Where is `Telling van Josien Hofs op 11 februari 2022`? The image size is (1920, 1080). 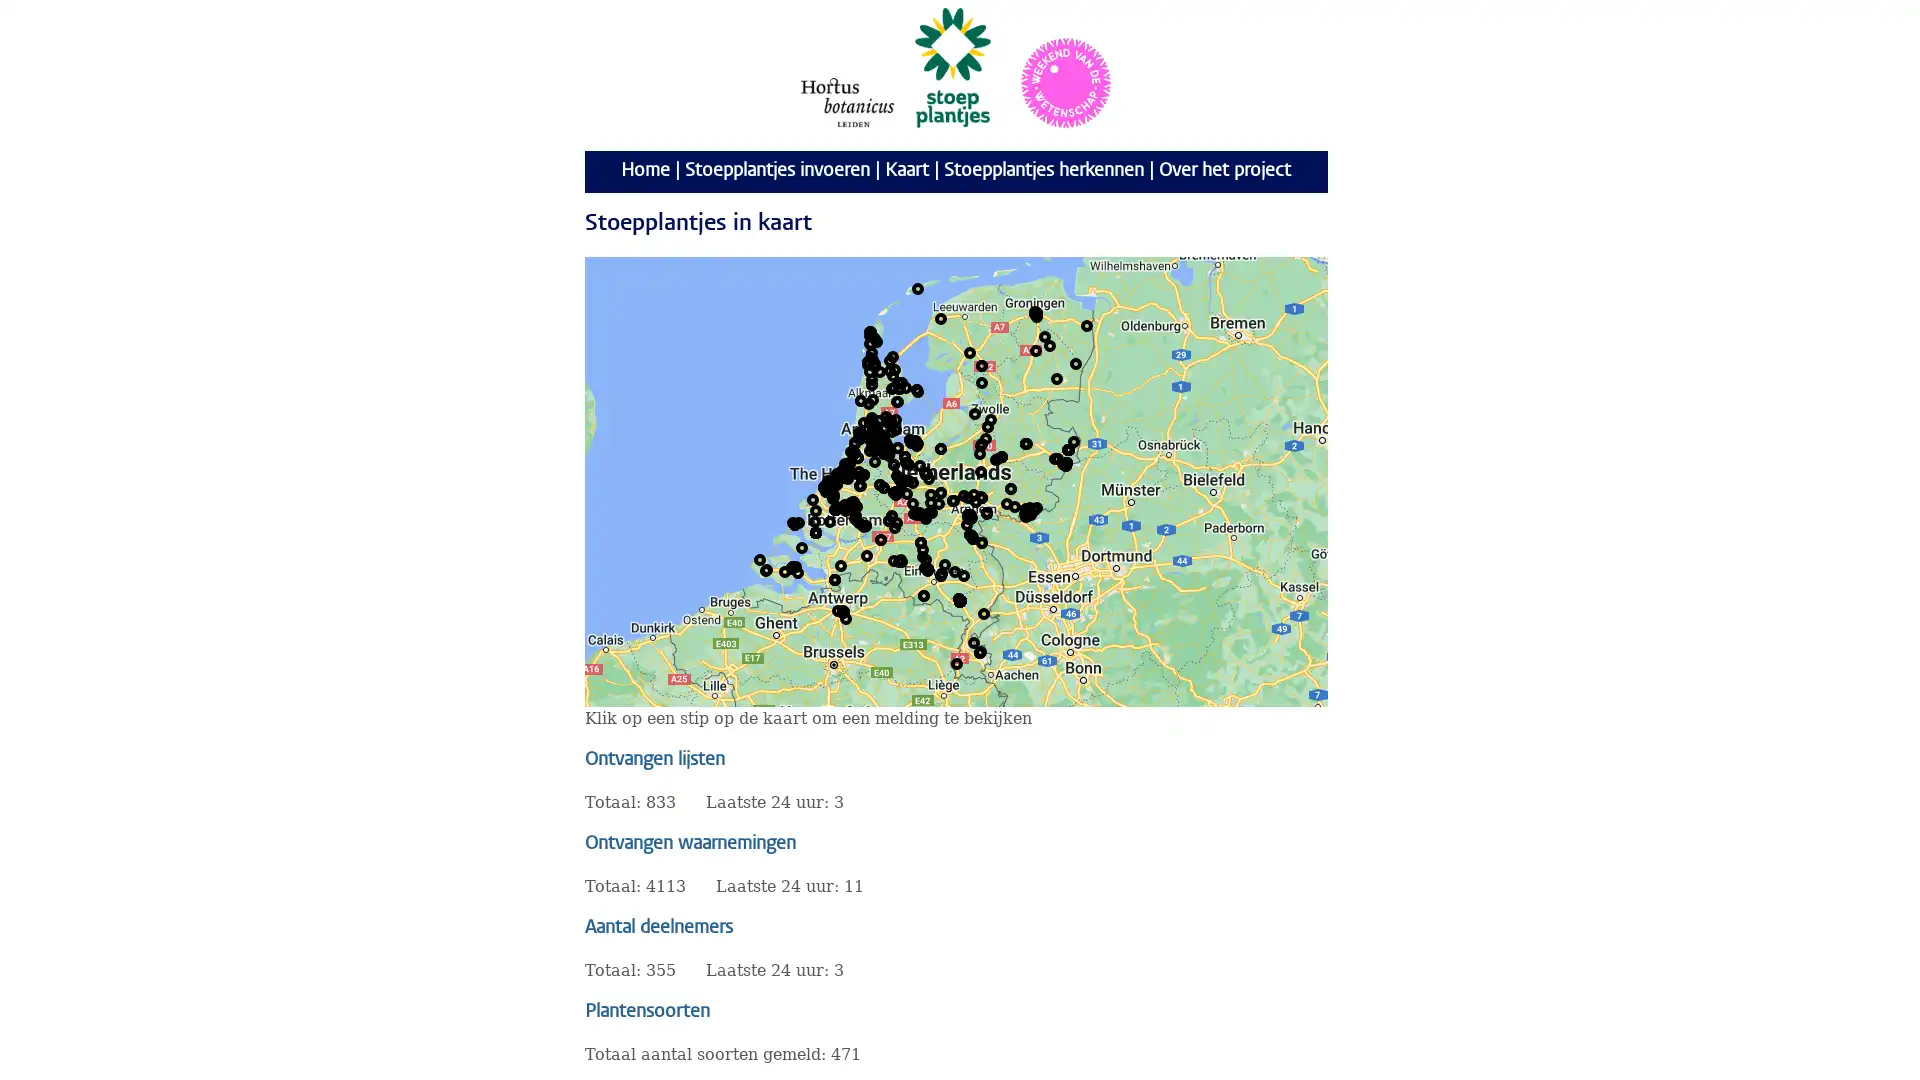 Telling van Josien Hofs op 11 februari 2022 is located at coordinates (844, 505).